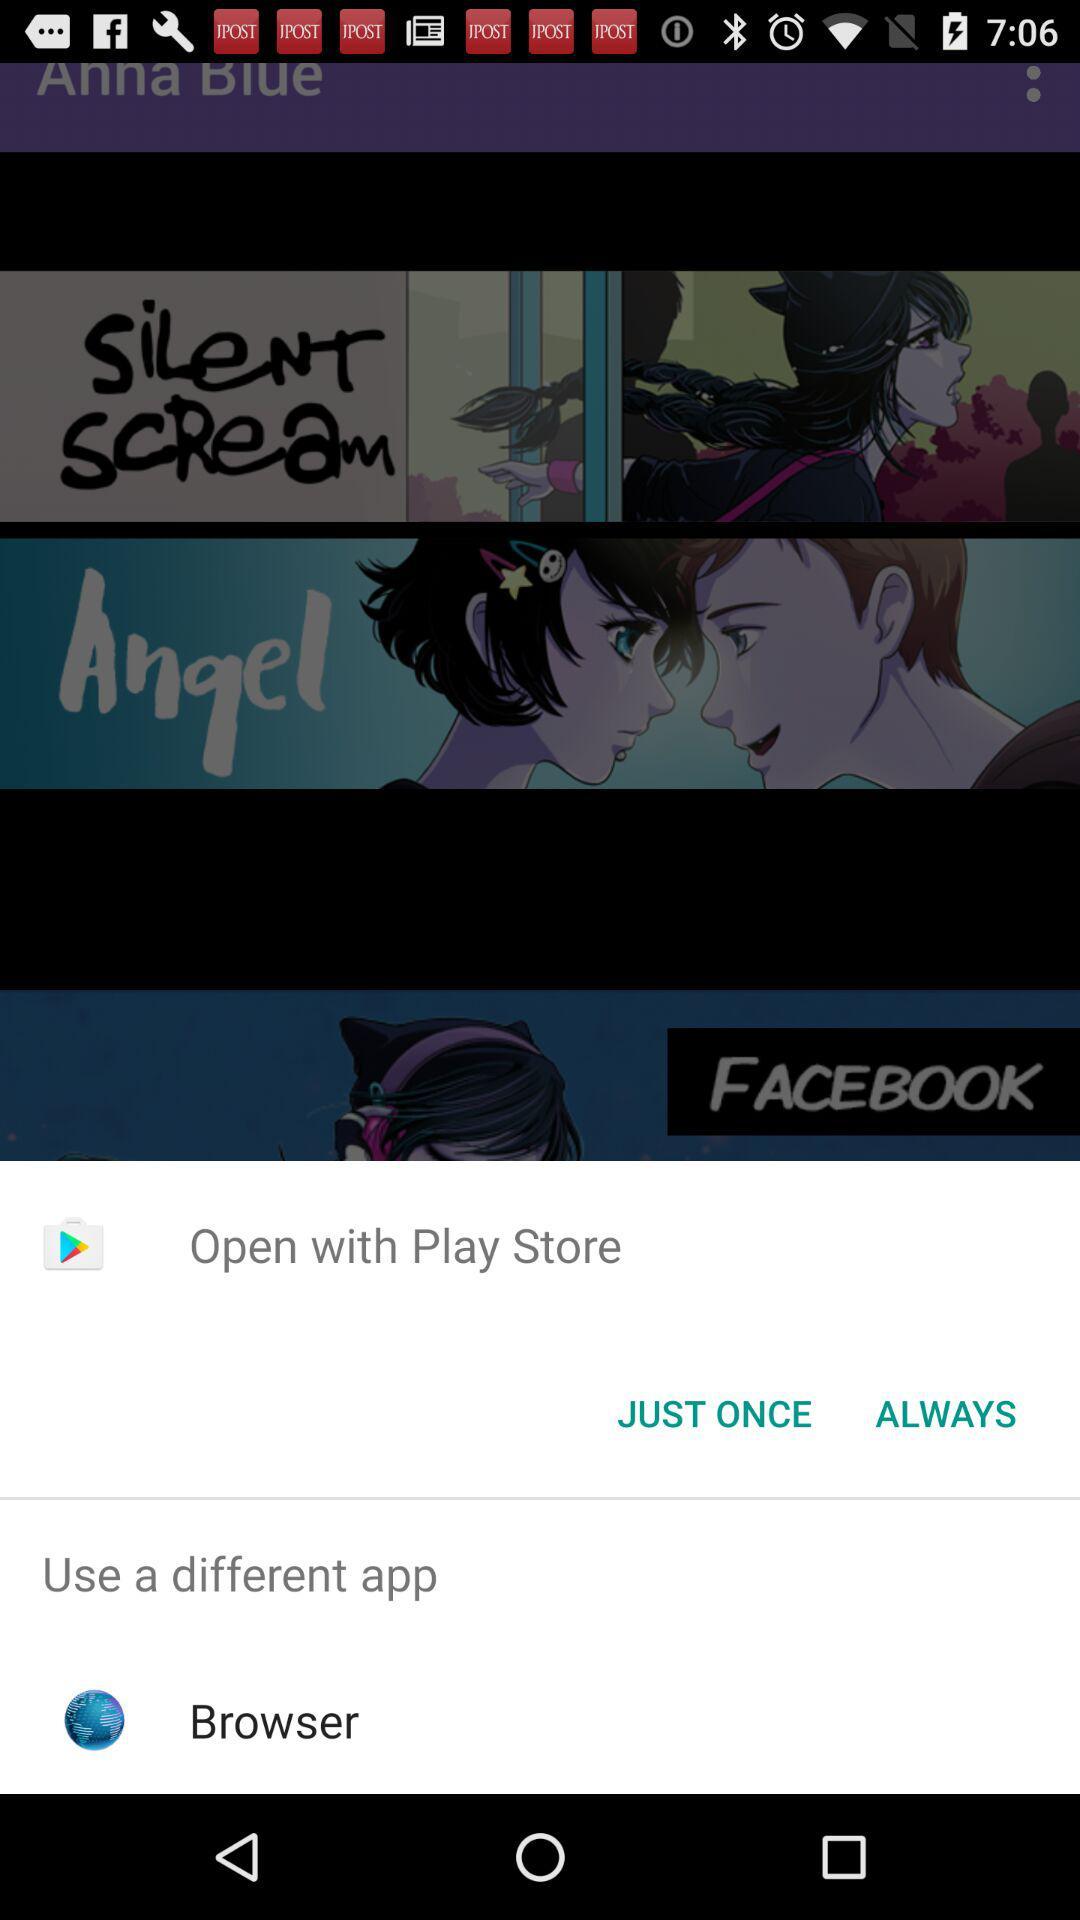 The image size is (1080, 1920). What do you see at coordinates (945, 1411) in the screenshot?
I see `the icon to the right of the just once` at bounding box center [945, 1411].